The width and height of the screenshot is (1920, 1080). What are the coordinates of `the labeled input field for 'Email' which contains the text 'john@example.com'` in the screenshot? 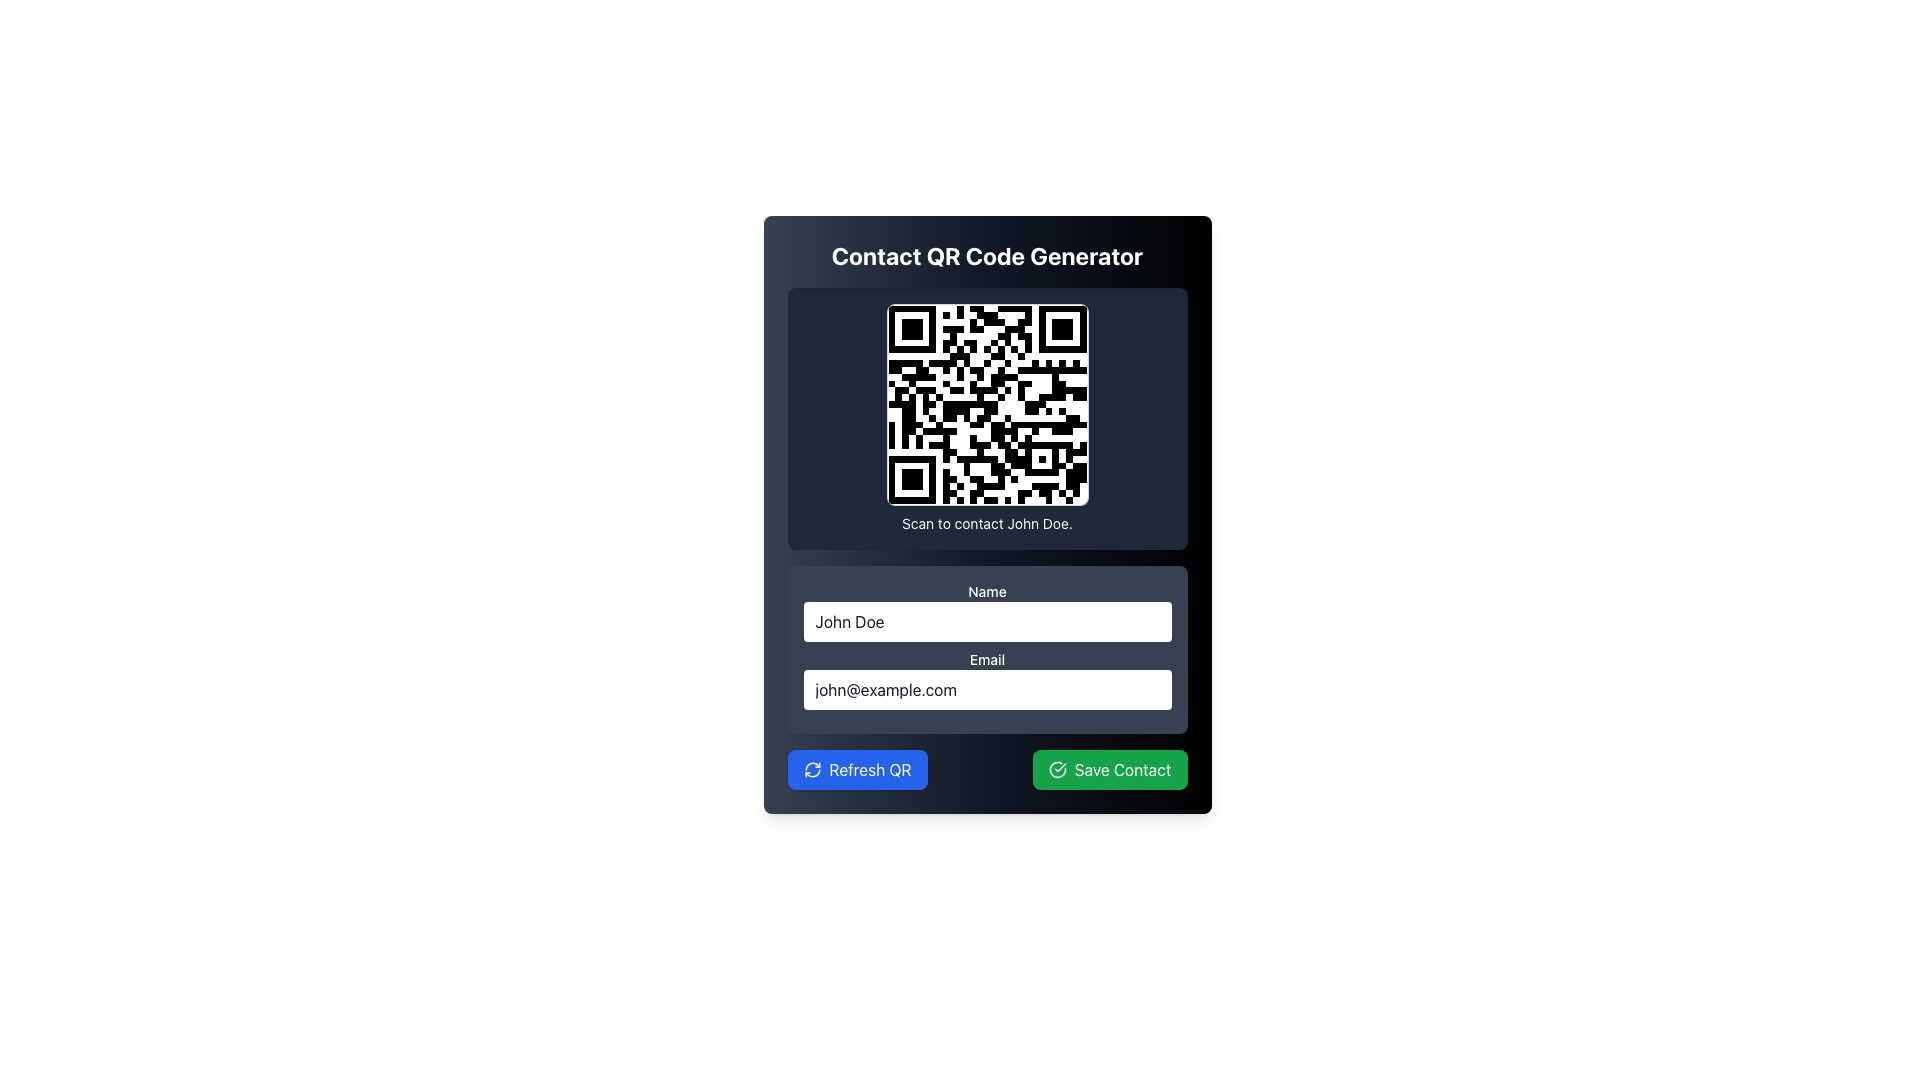 It's located at (987, 678).